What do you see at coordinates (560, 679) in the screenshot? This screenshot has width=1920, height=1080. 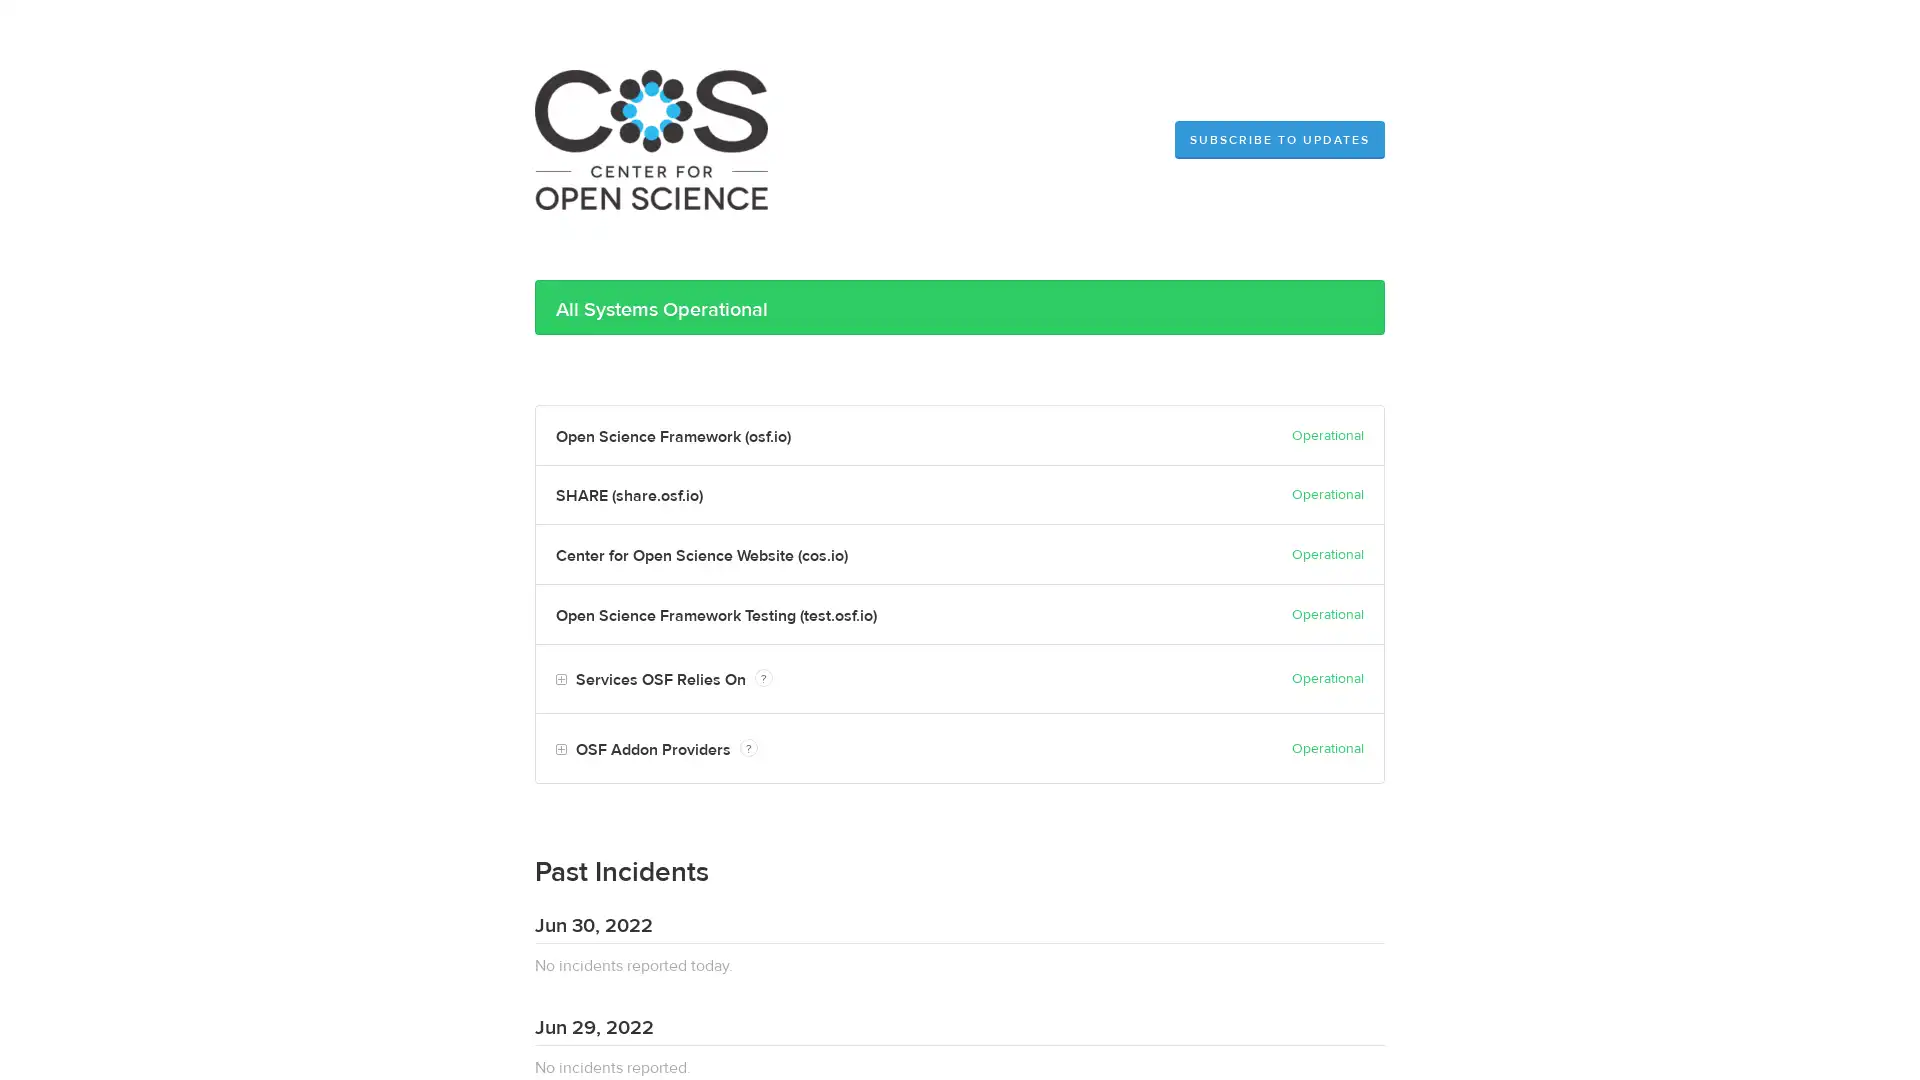 I see `Toggle Services OSF Relies On` at bounding box center [560, 679].